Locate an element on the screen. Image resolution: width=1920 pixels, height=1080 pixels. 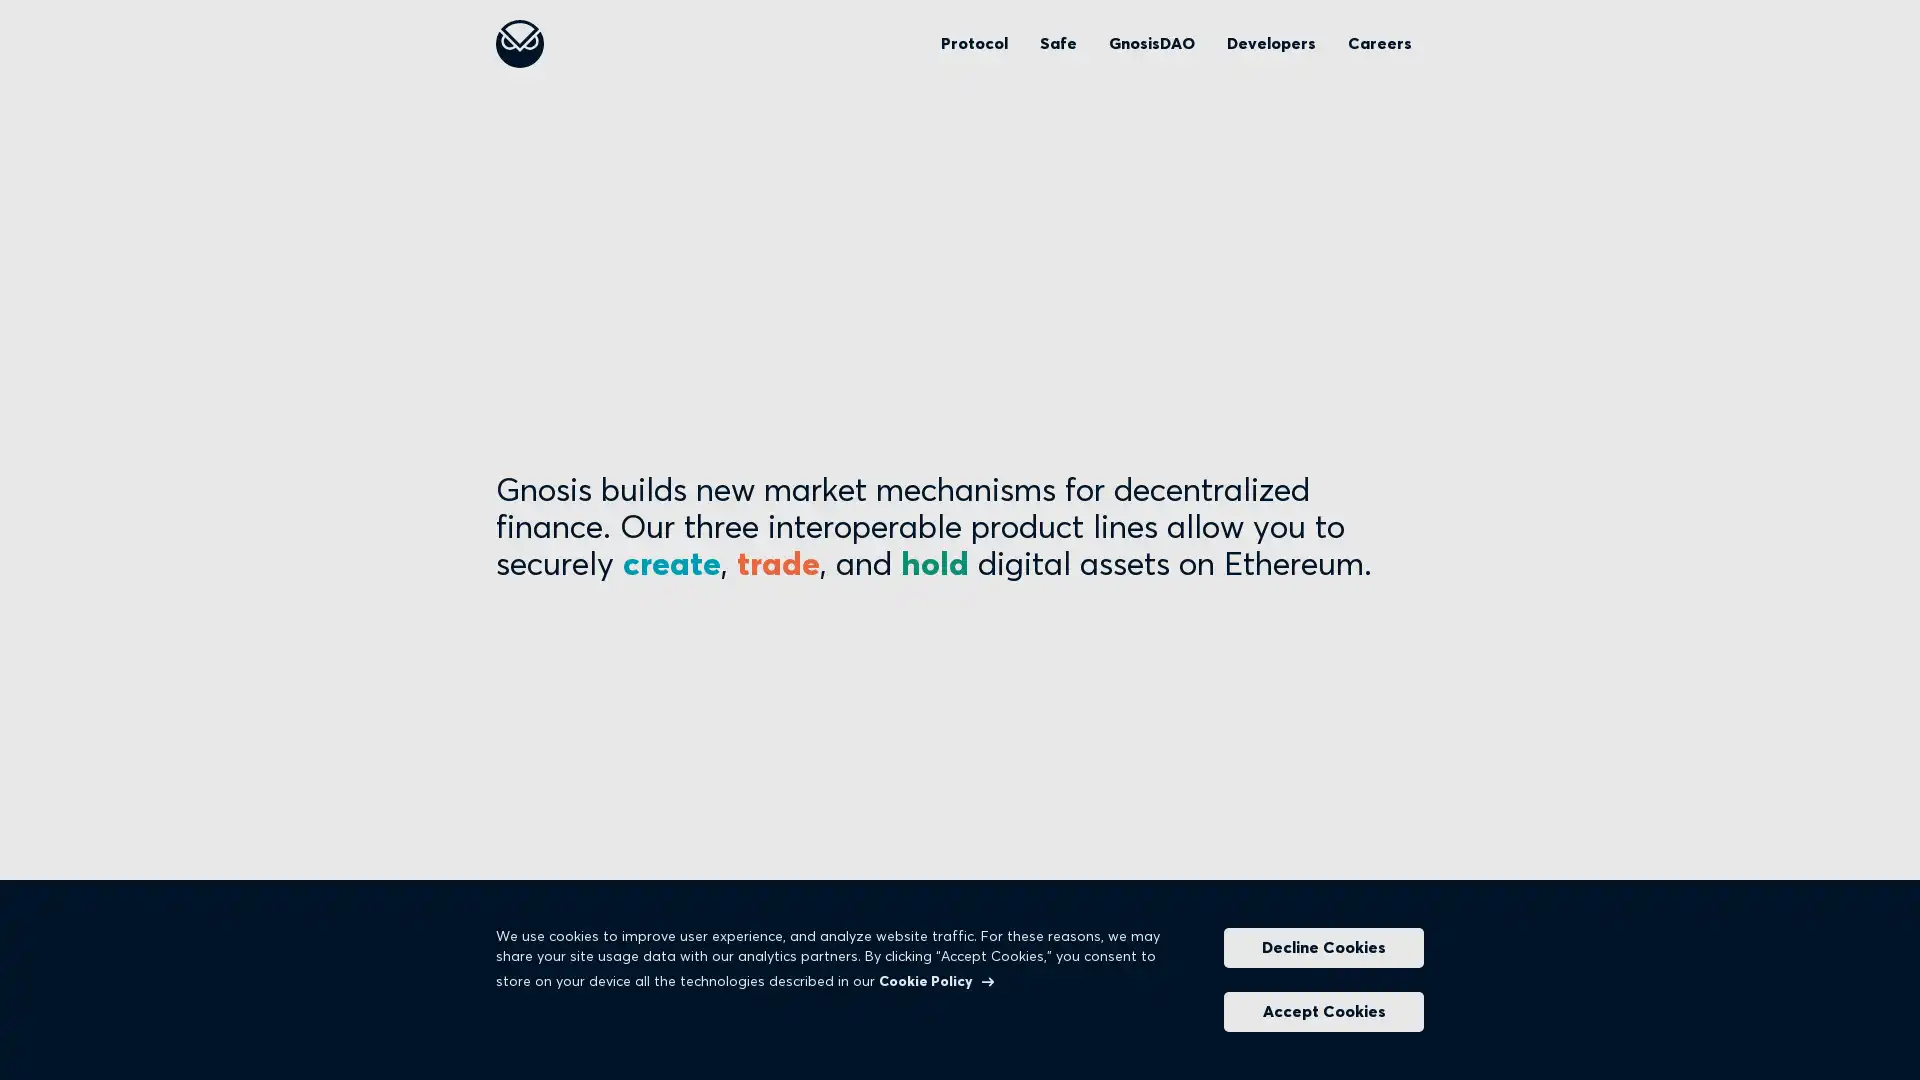
Accept Cookies is located at coordinates (1324, 1011).